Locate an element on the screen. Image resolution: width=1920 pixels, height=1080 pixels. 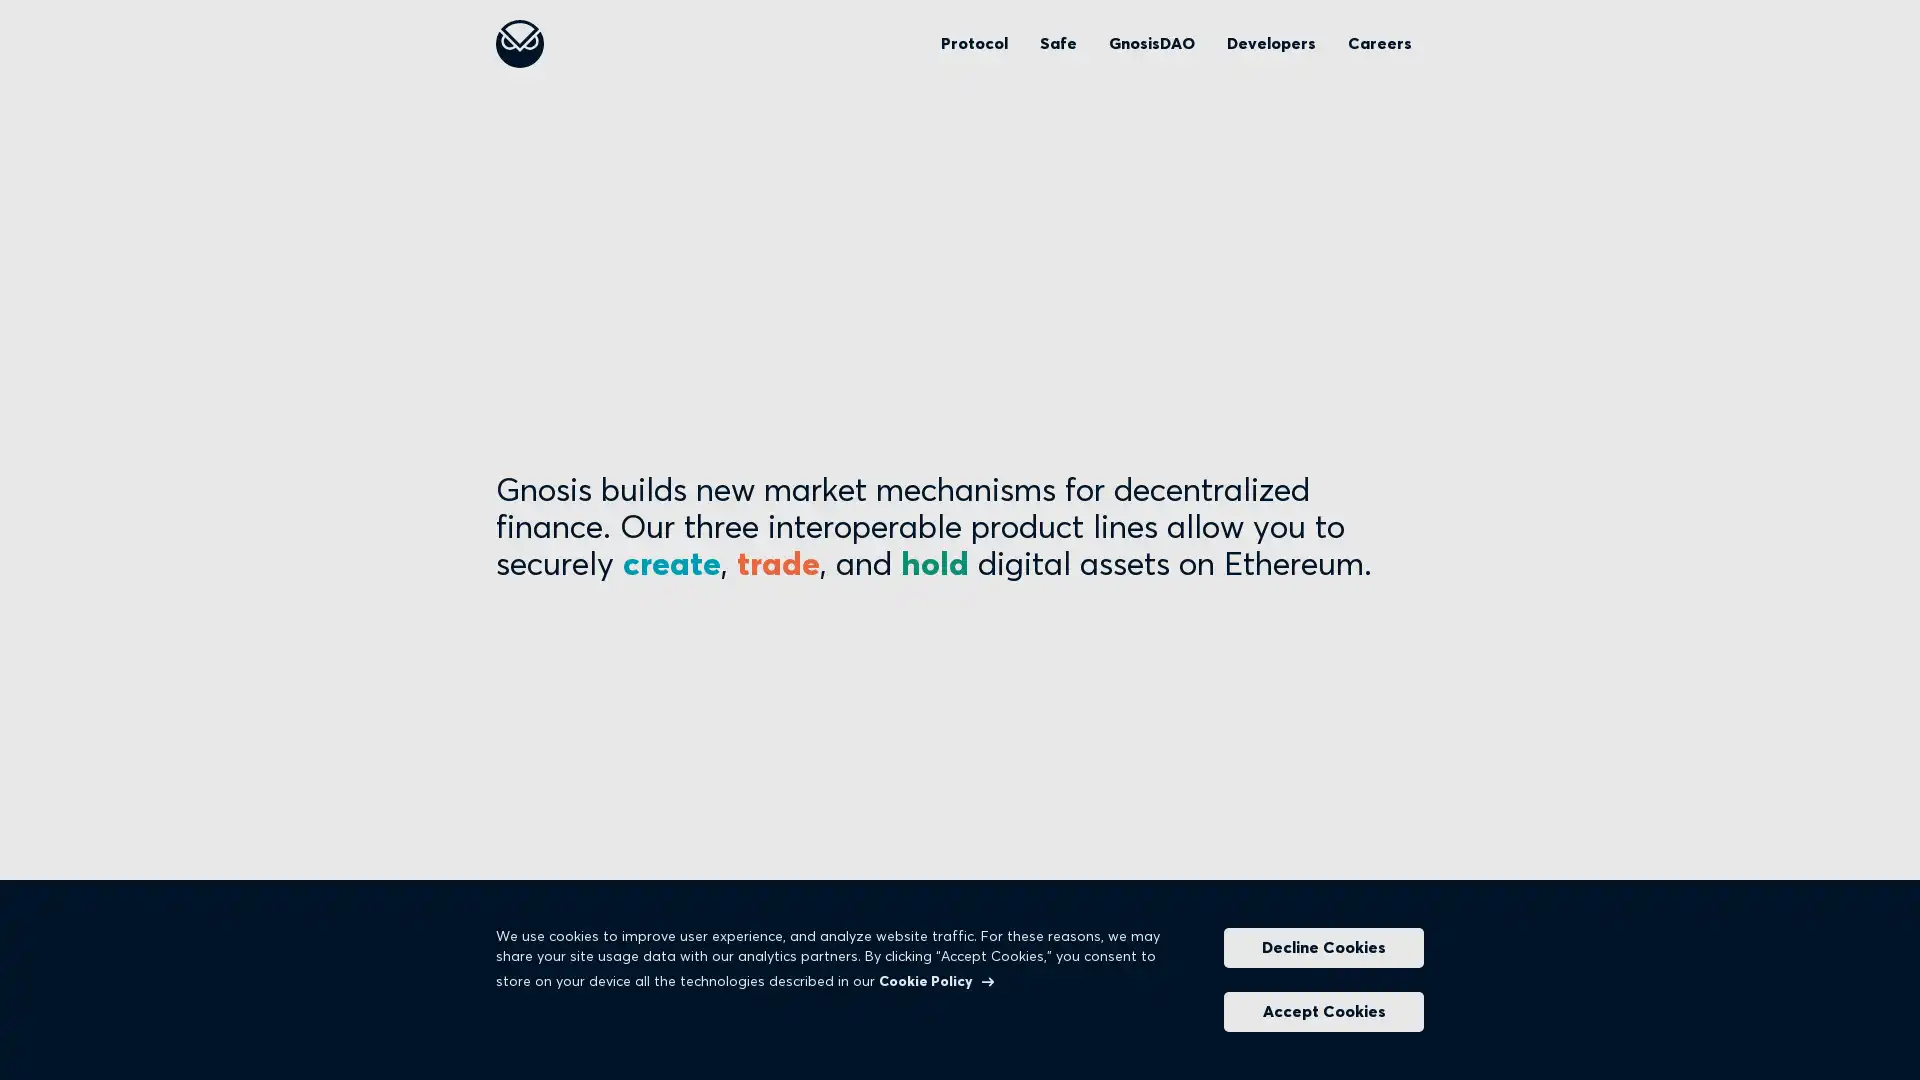
Accept Cookies is located at coordinates (1324, 1011).